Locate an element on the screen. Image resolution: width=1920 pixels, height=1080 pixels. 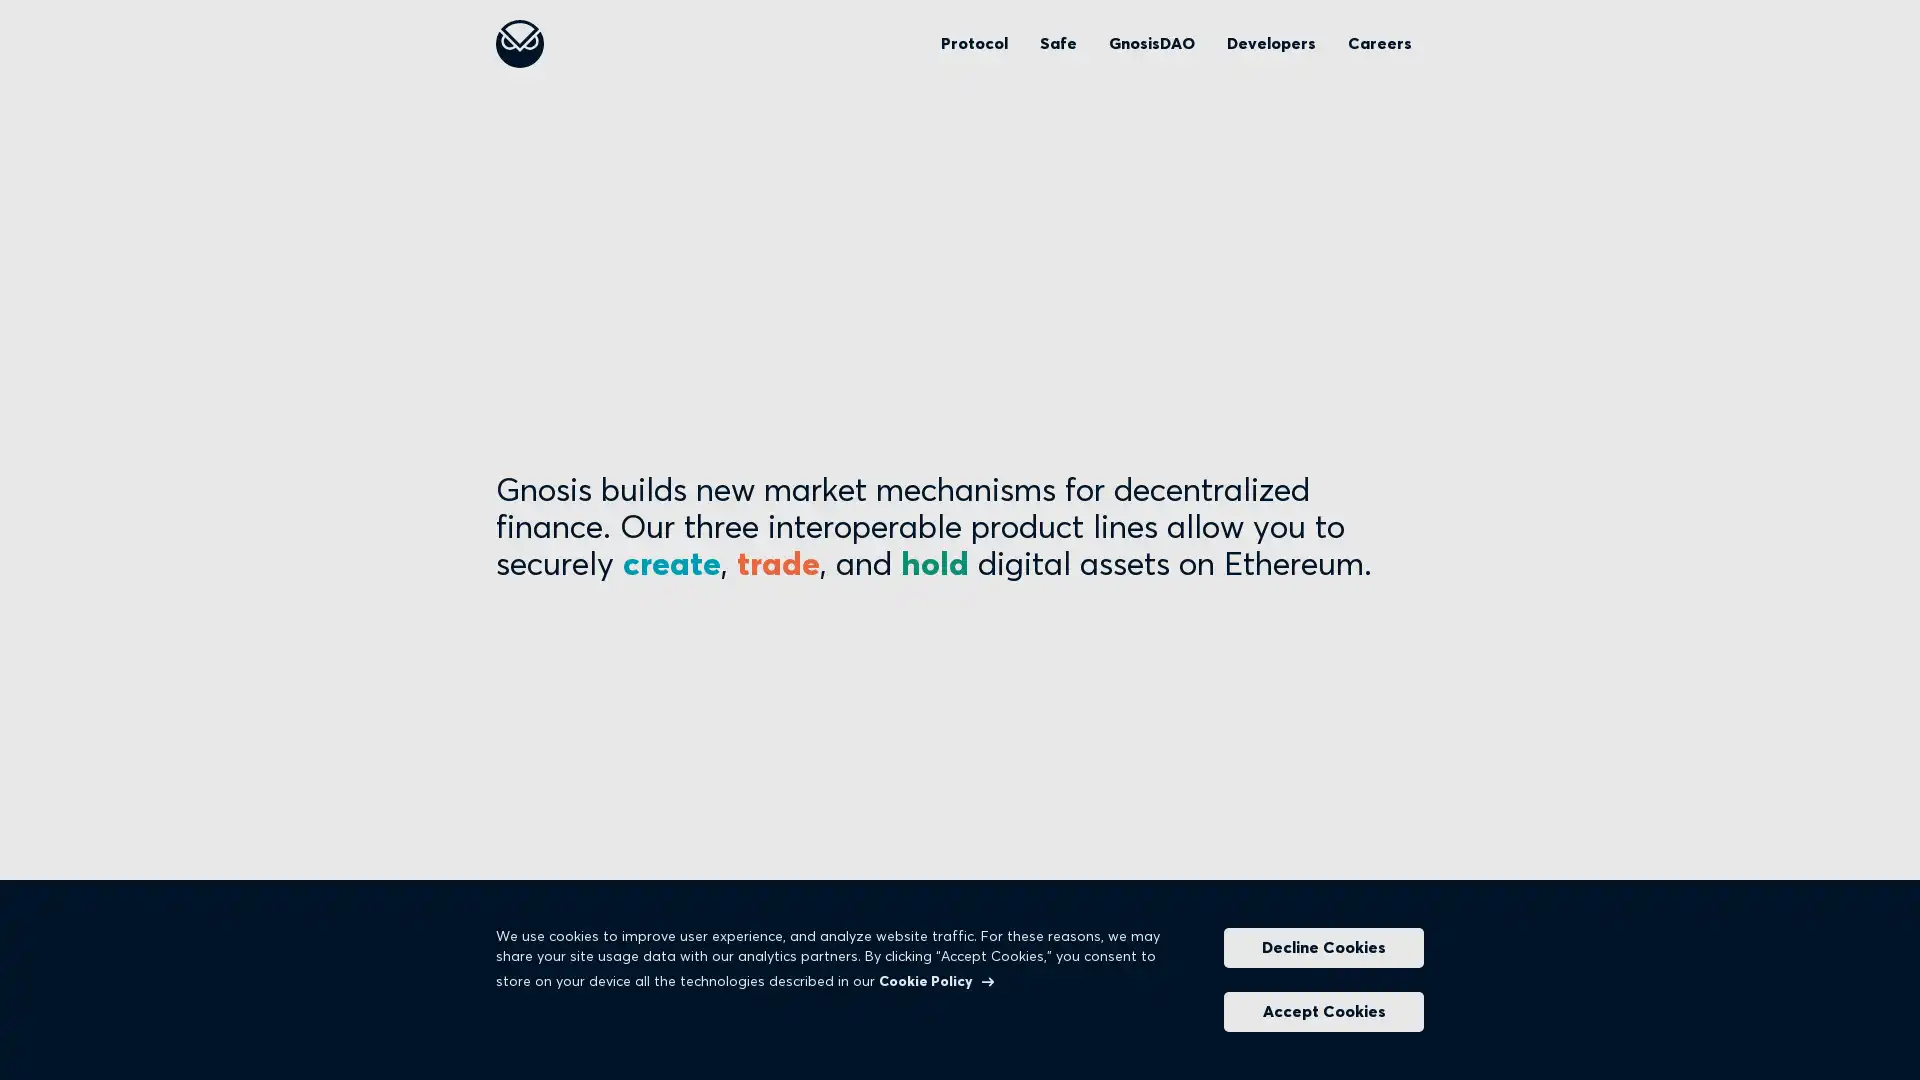
Accept Cookies is located at coordinates (1324, 1011).